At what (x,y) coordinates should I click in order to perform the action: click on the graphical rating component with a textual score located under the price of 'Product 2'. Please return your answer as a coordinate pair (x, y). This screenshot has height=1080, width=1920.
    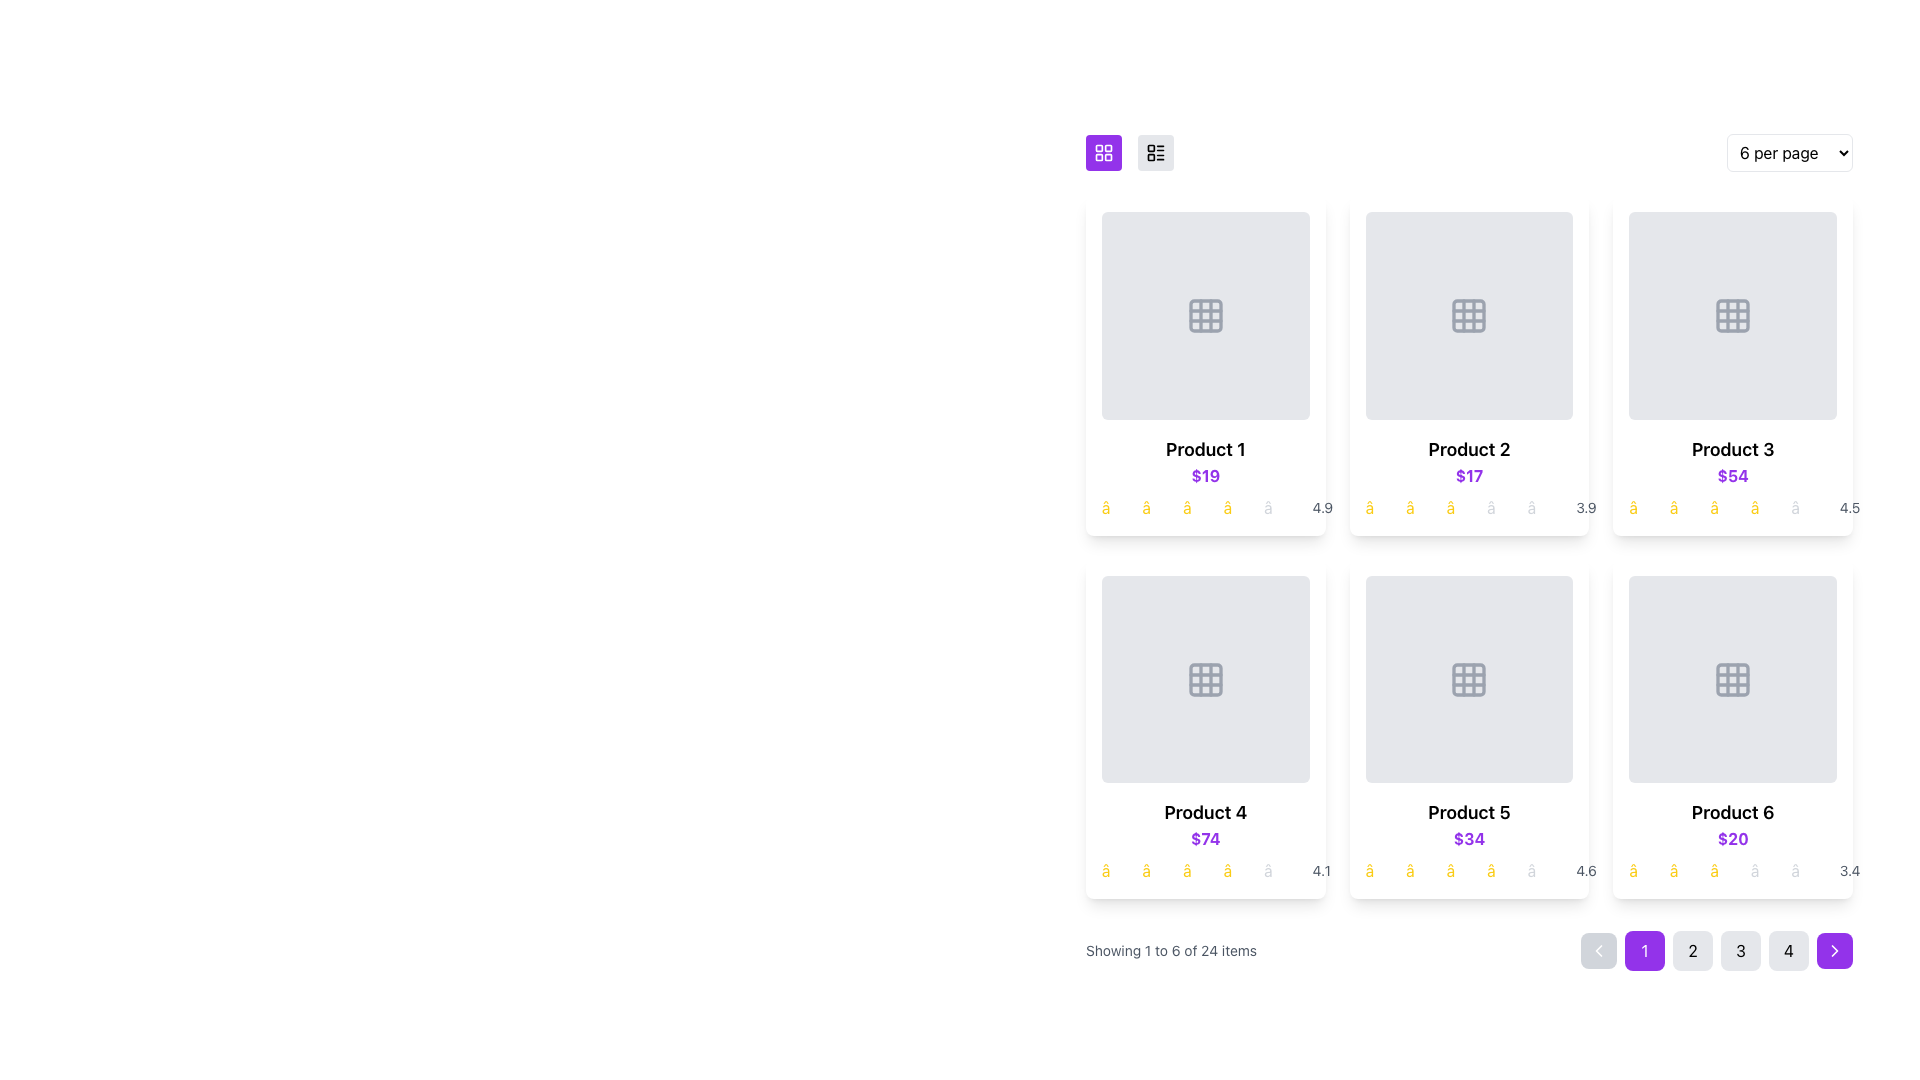
    Looking at the image, I should click on (1469, 506).